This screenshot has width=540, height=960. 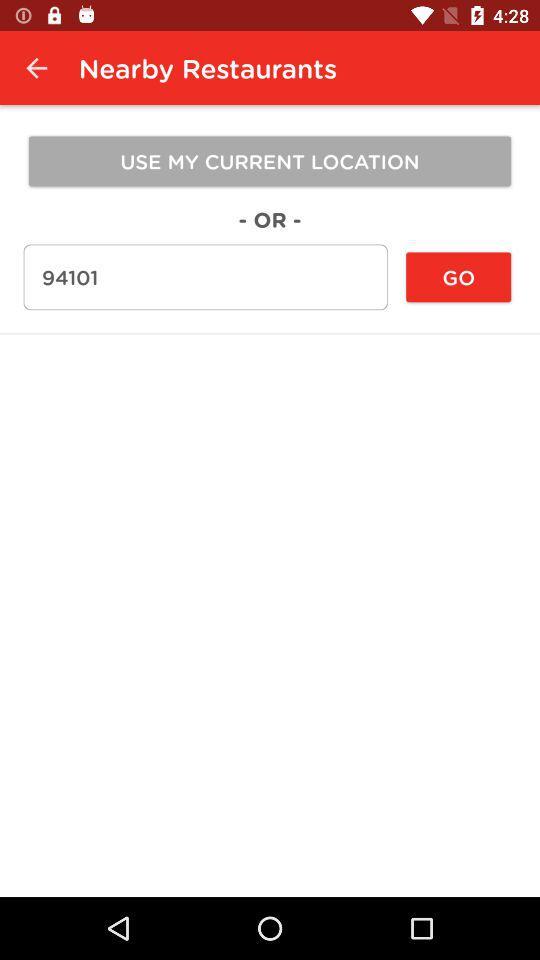 What do you see at coordinates (205, 276) in the screenshot?
I see `the text box left to the text go` at bounding box center [205, 276].